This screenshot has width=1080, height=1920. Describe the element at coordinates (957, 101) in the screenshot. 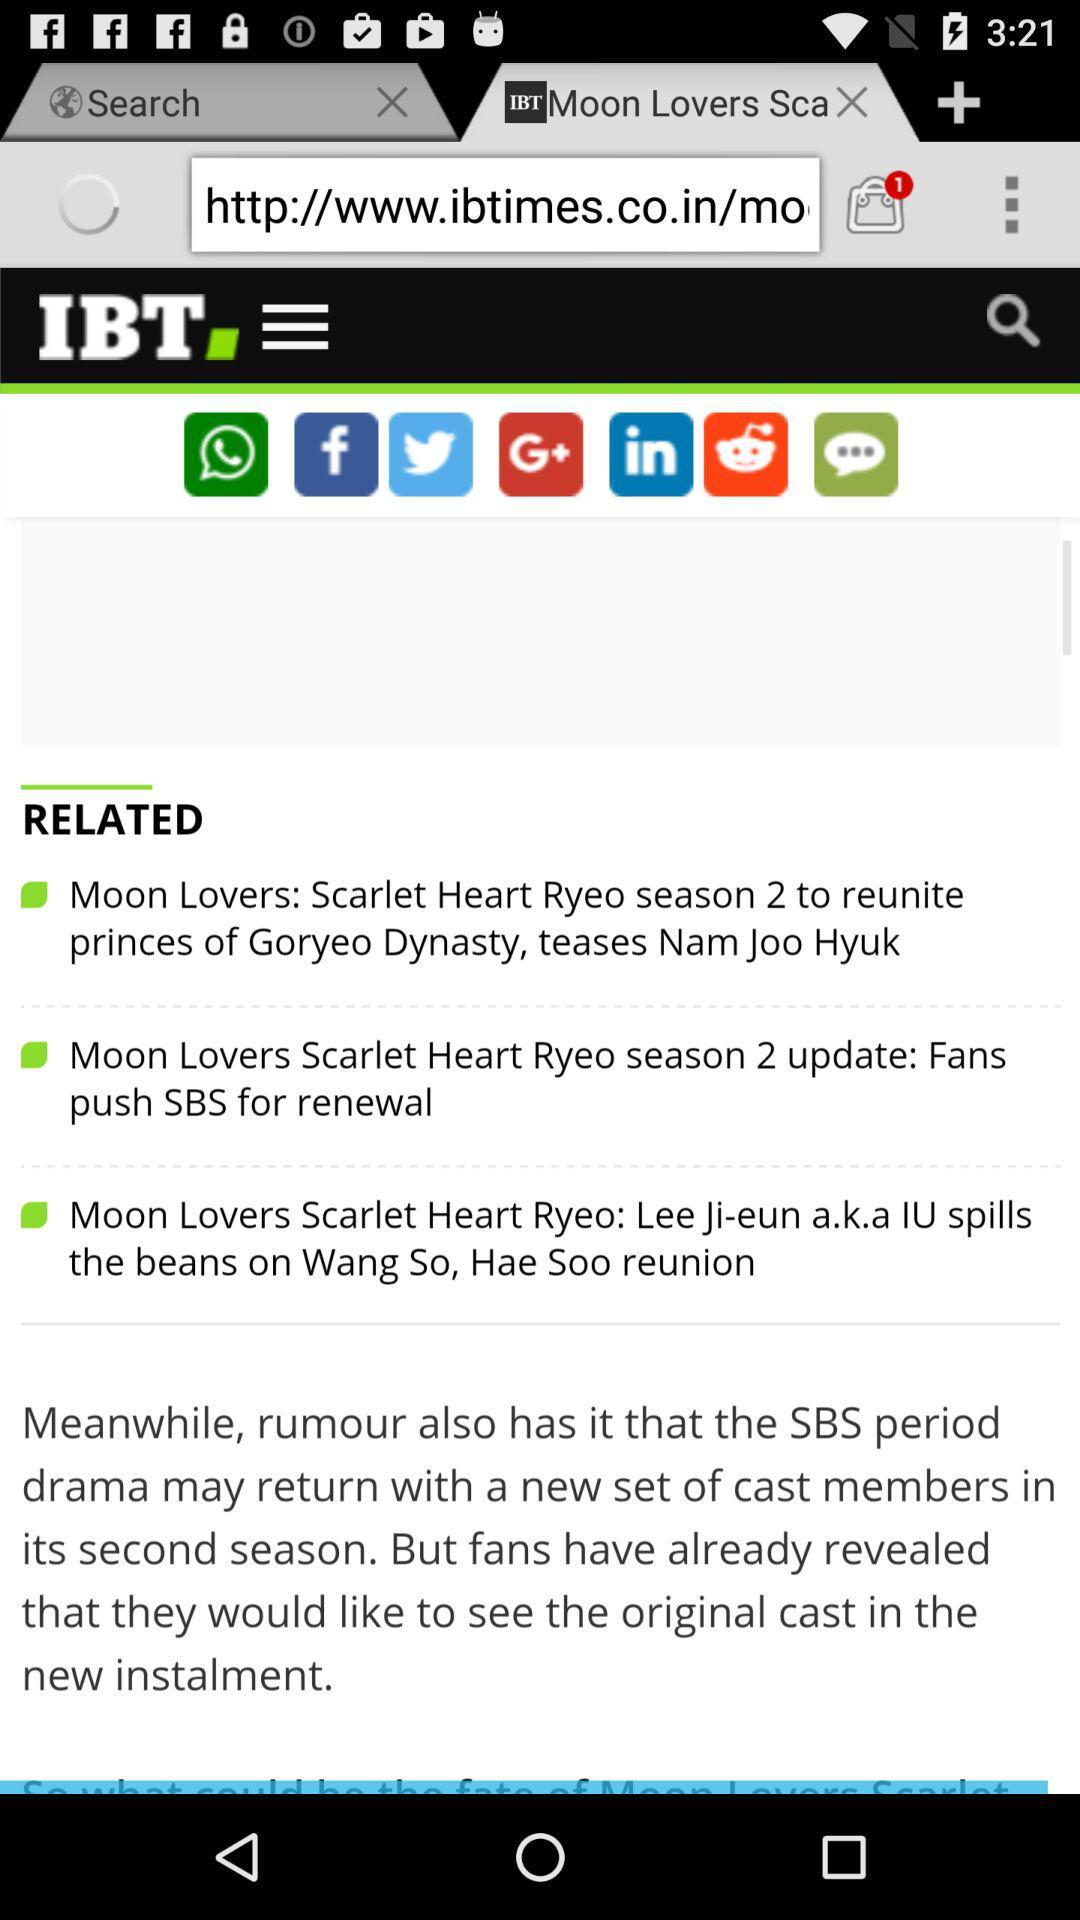

I see `new tab` at that location.